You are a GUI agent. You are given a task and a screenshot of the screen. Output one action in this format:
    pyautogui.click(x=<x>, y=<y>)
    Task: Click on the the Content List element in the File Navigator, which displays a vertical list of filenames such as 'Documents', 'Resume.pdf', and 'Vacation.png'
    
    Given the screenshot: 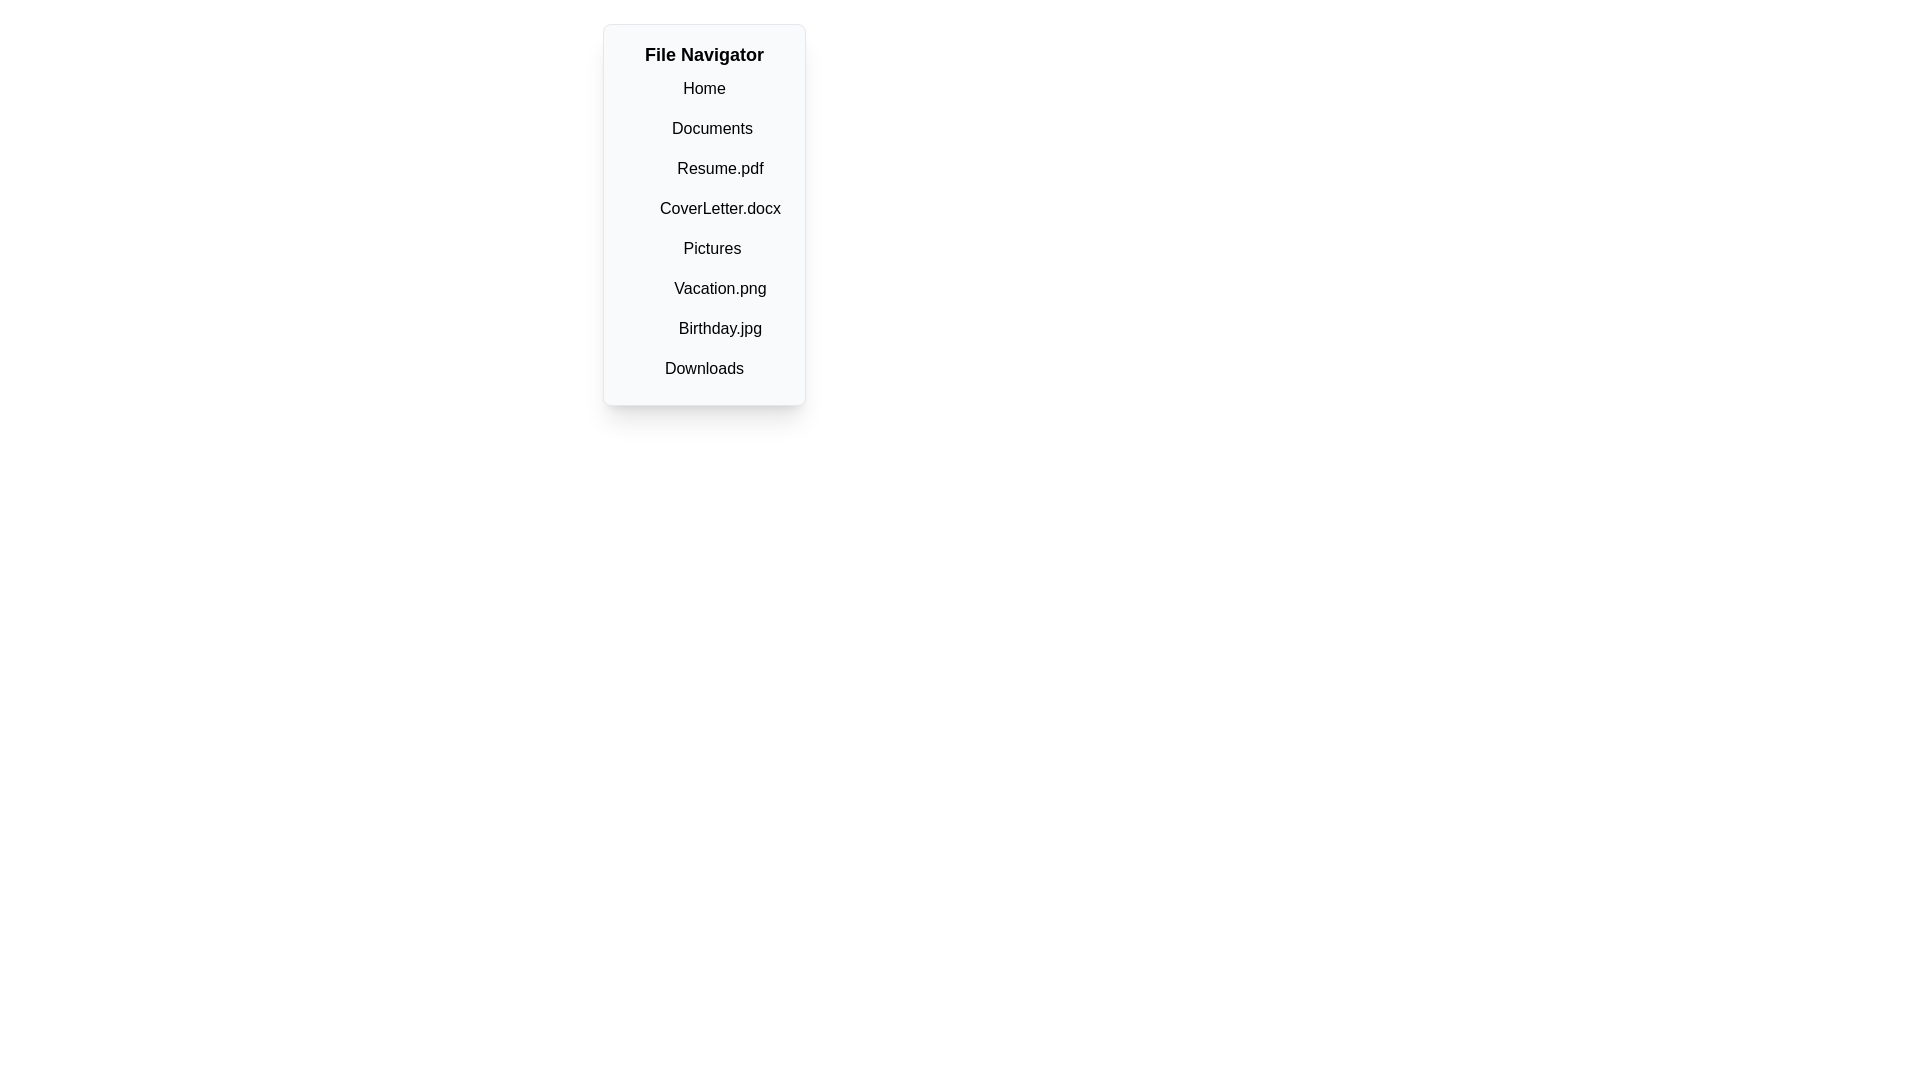 What is the action you would take?
    pyautogui.click(x=712, y=227)
    